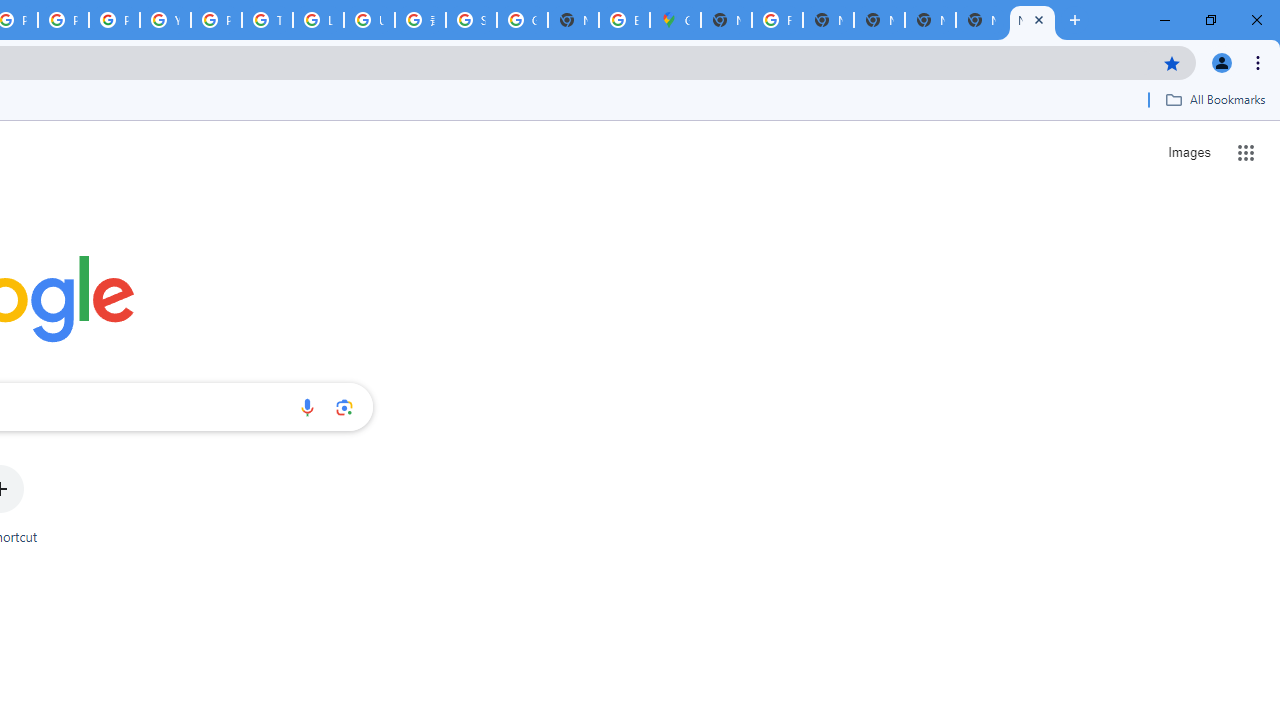 The height and width of the screenshot is (720, 1280). I want to click on 'Tips & tricks for Chrome - Google Chrome Help', so click(266, 20).